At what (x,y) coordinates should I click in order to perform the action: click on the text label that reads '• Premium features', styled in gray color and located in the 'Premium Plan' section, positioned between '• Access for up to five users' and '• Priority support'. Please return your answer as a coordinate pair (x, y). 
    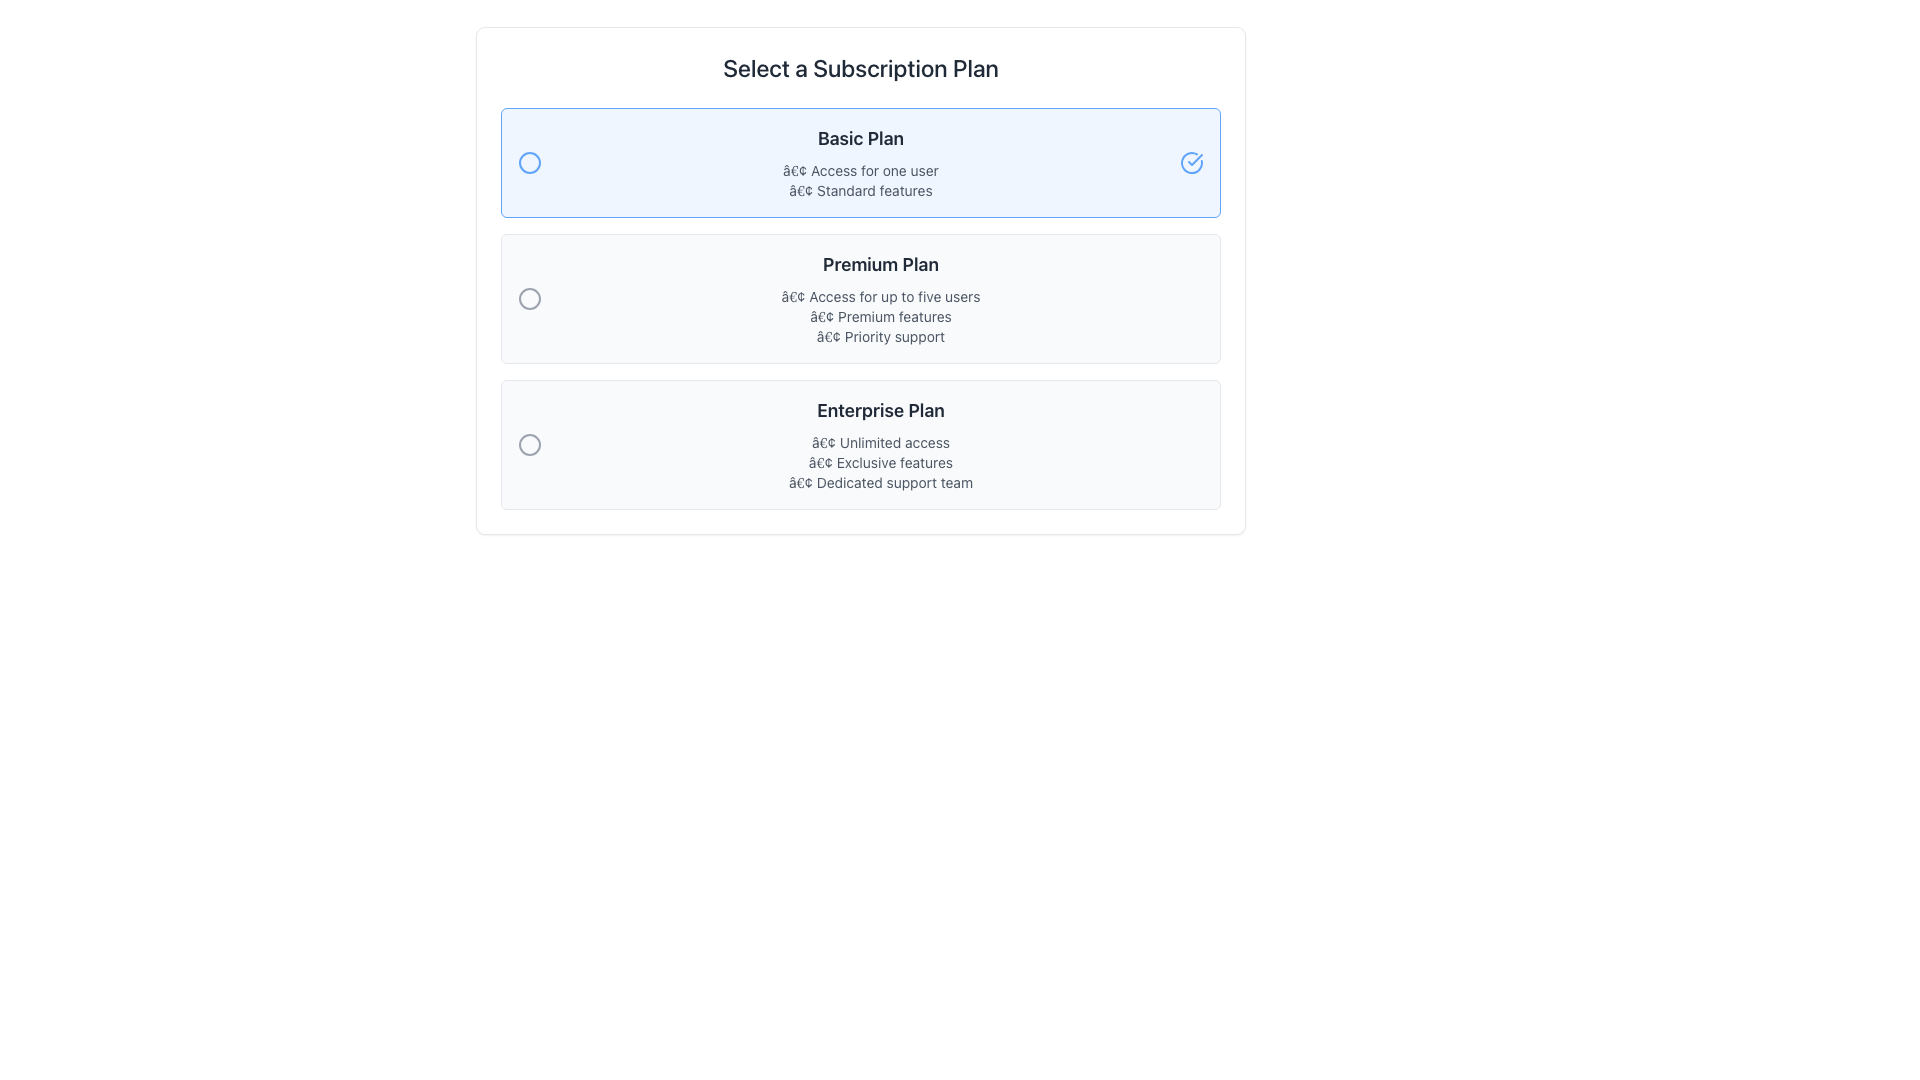
    Looking at the image, I should click on (880, 315).